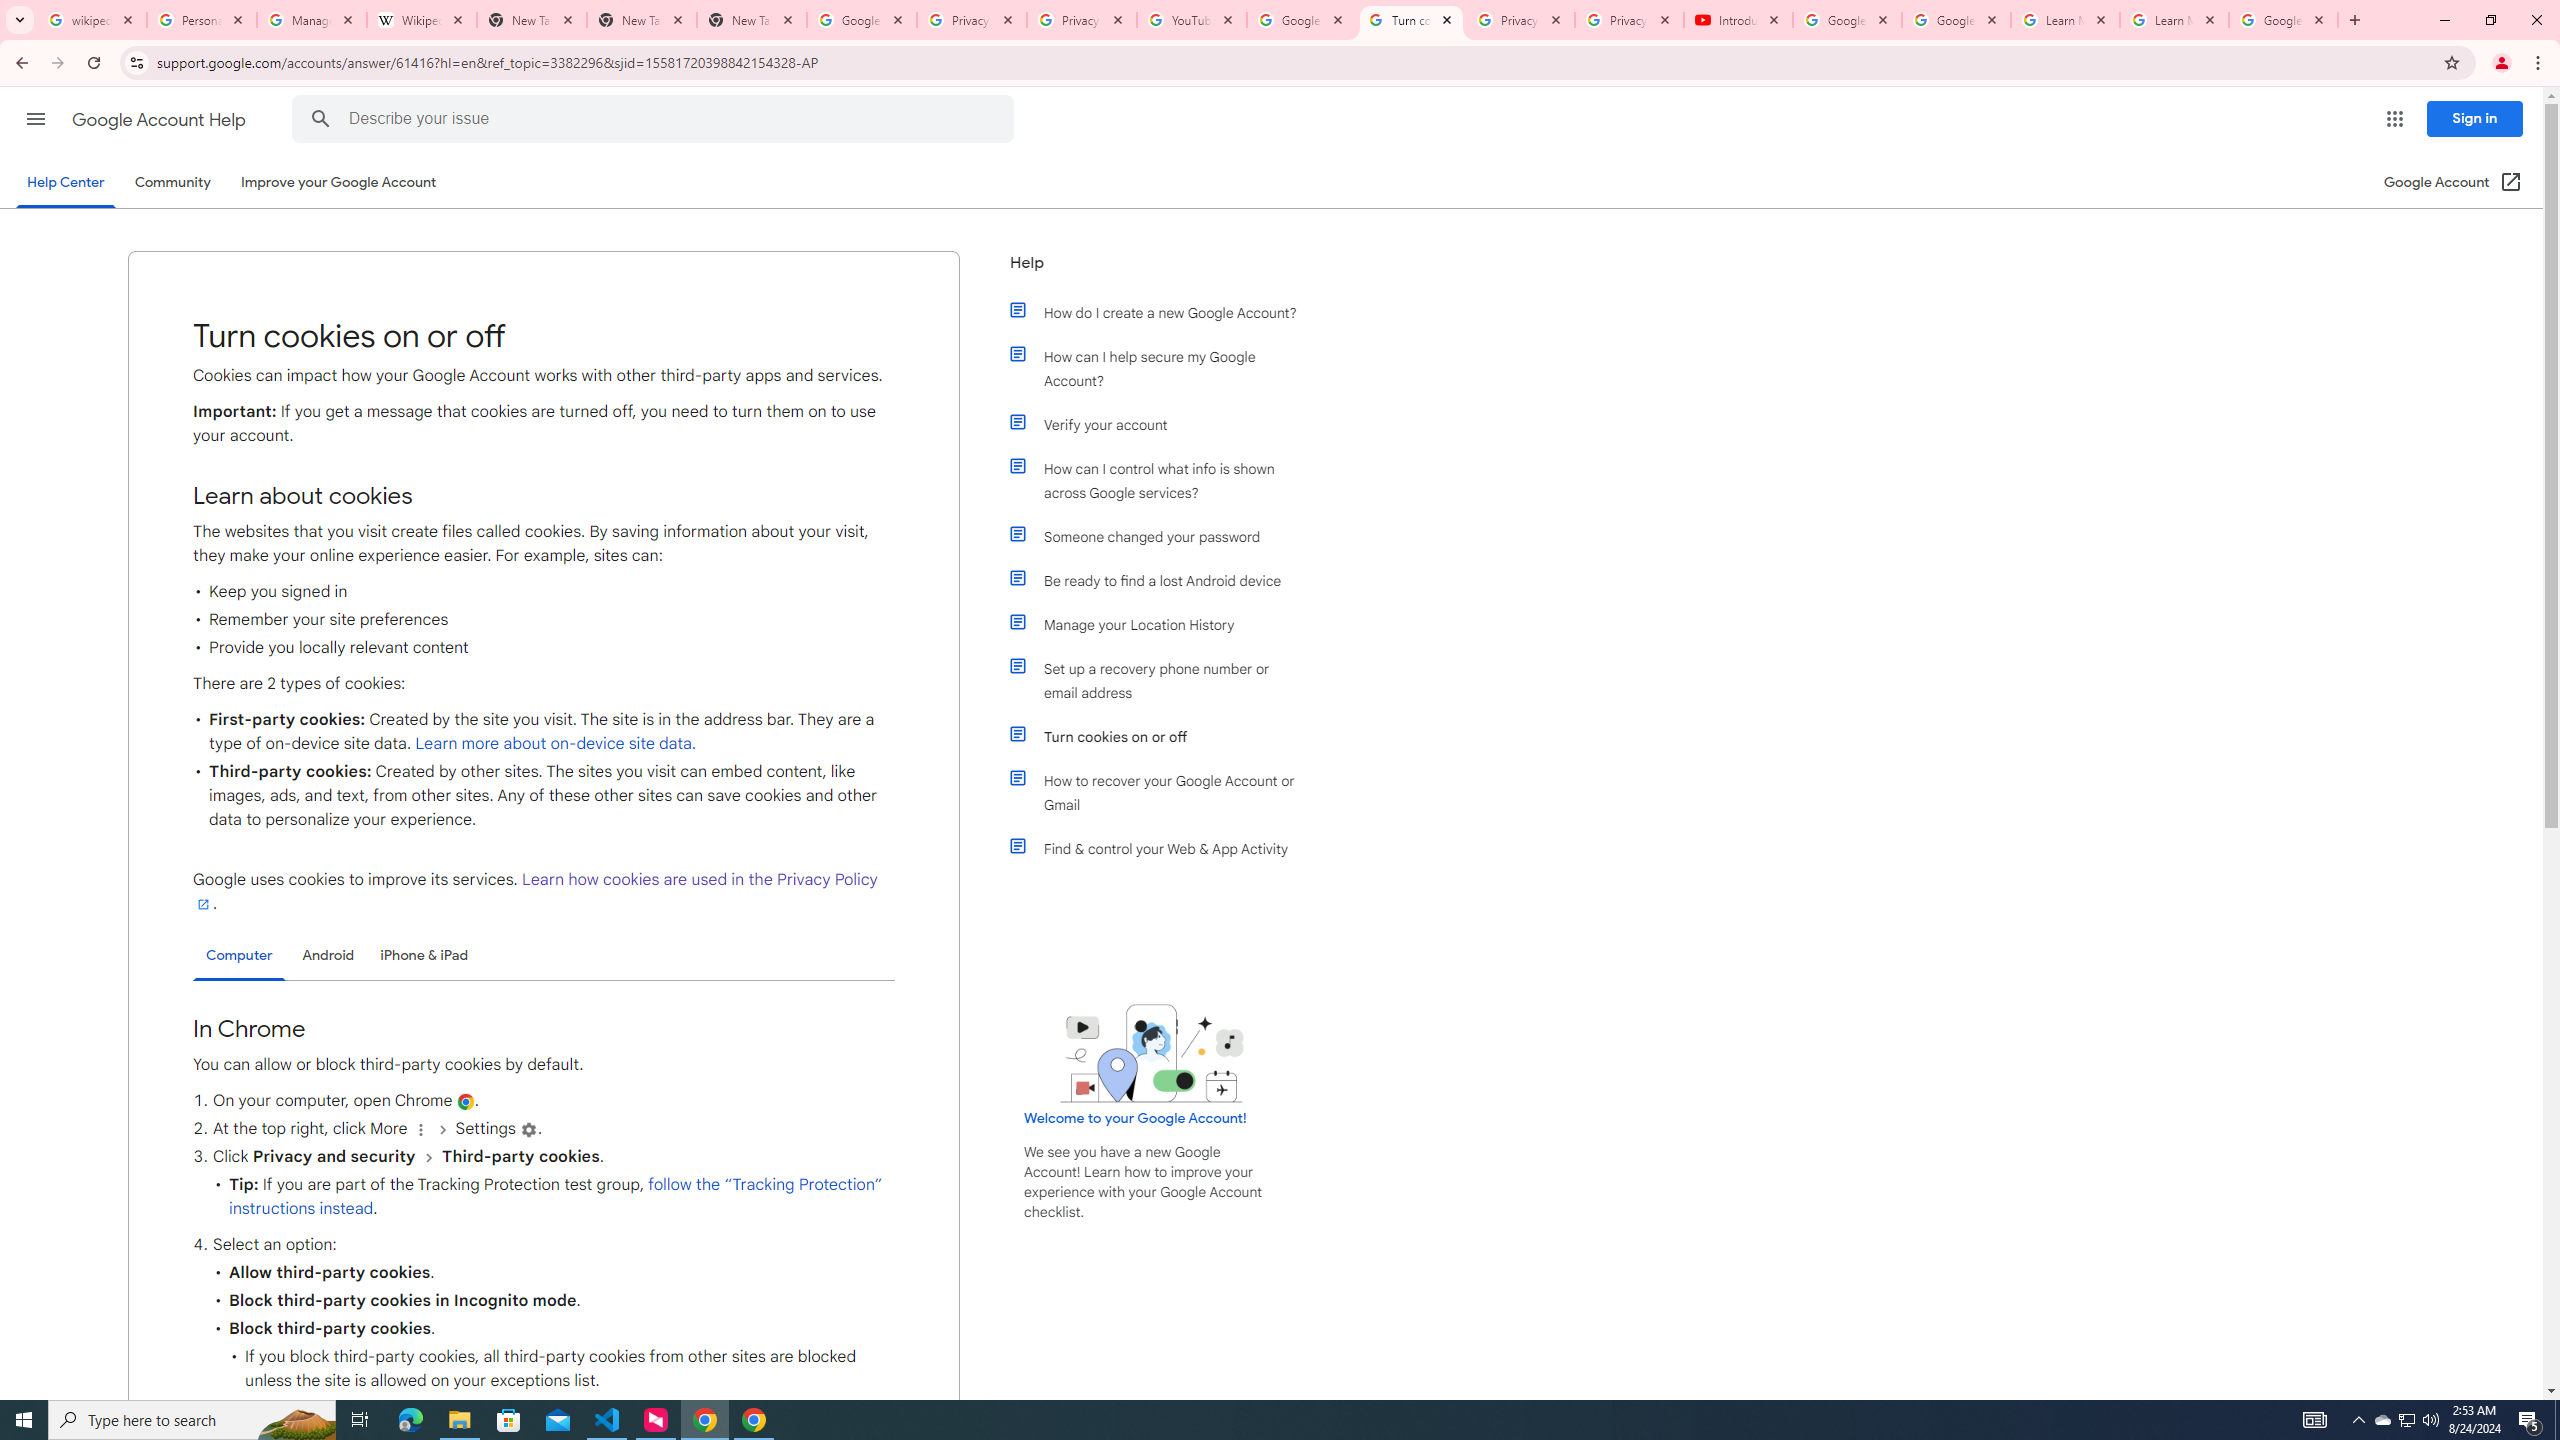 Image resolution: width=2560 pixels, height=1440 pixels. I want to click on 'Learn more about on-device site data.', so click(554, 743).